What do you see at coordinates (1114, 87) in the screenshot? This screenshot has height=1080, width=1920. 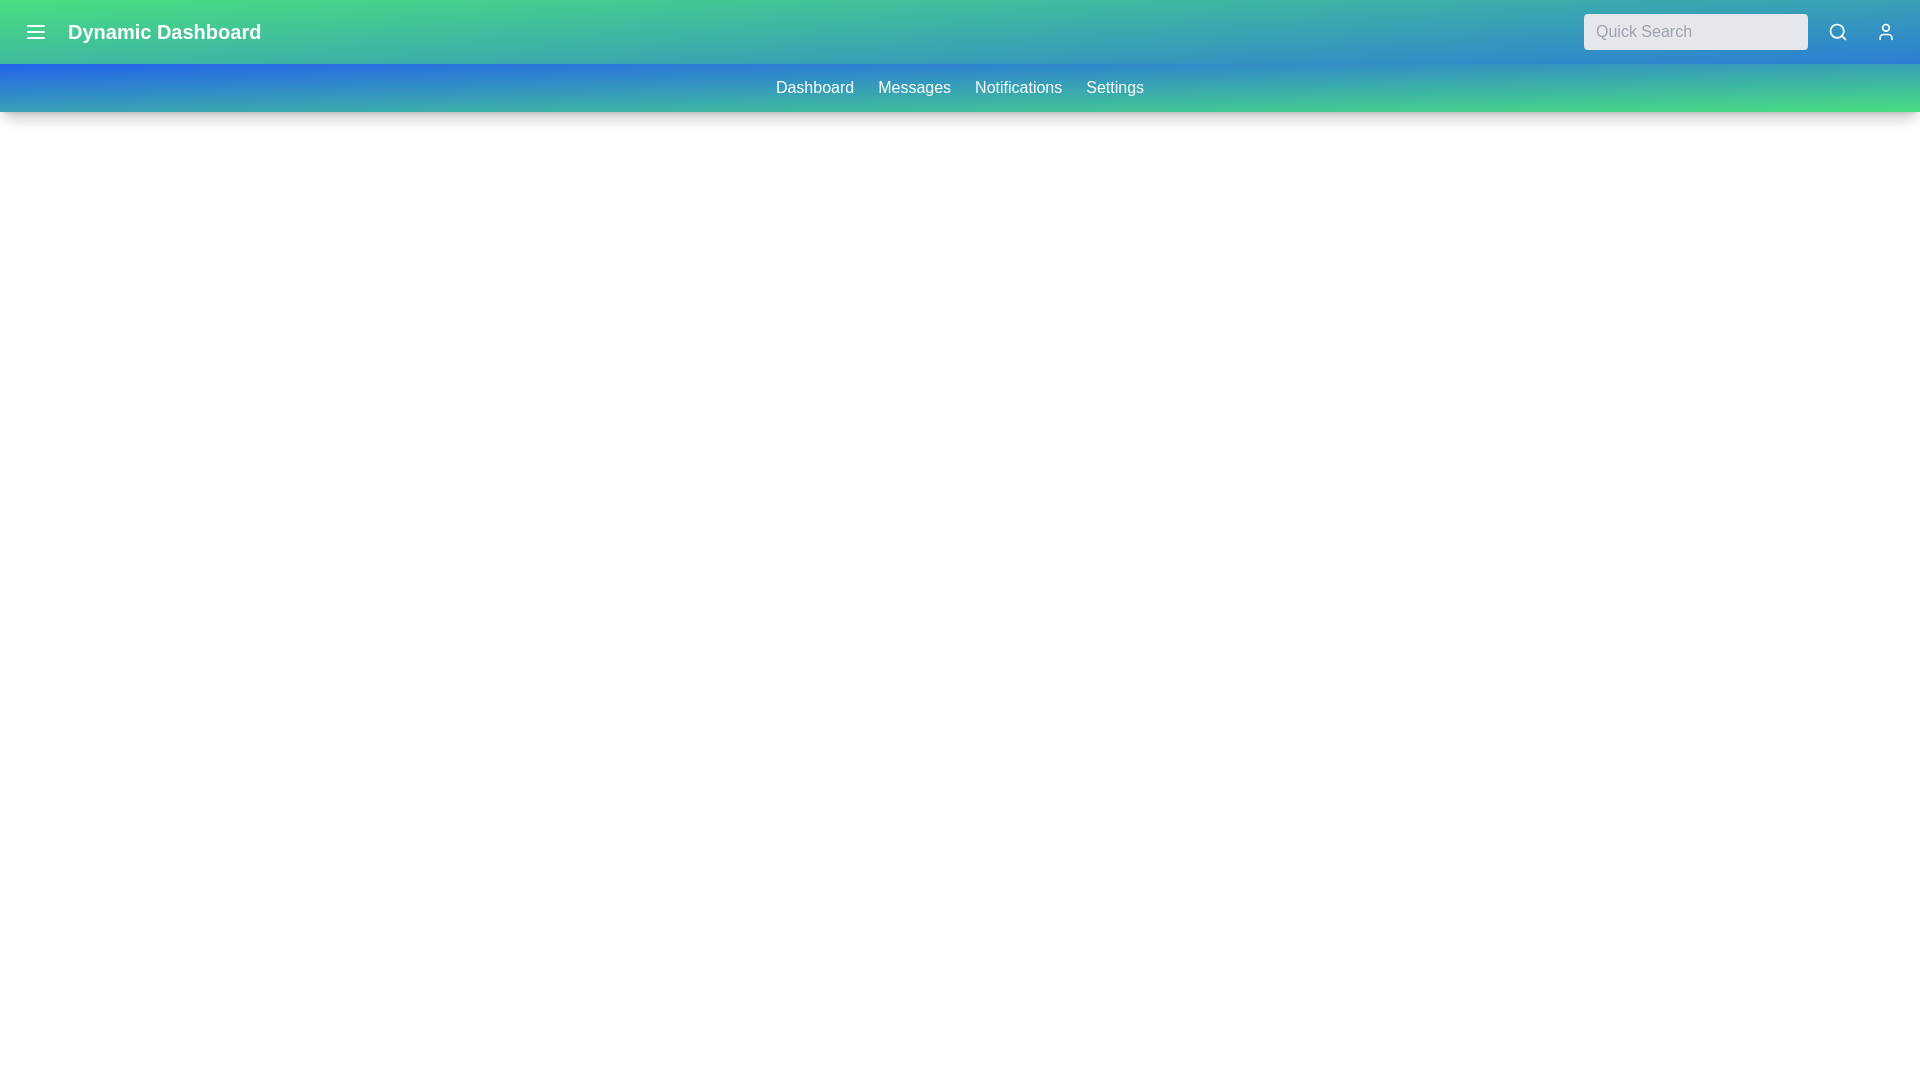 I see `the fourth item in the horizontal navigation menu, which is a clickable text link for navigating to the settings page` at bounding box center [1114, 87].